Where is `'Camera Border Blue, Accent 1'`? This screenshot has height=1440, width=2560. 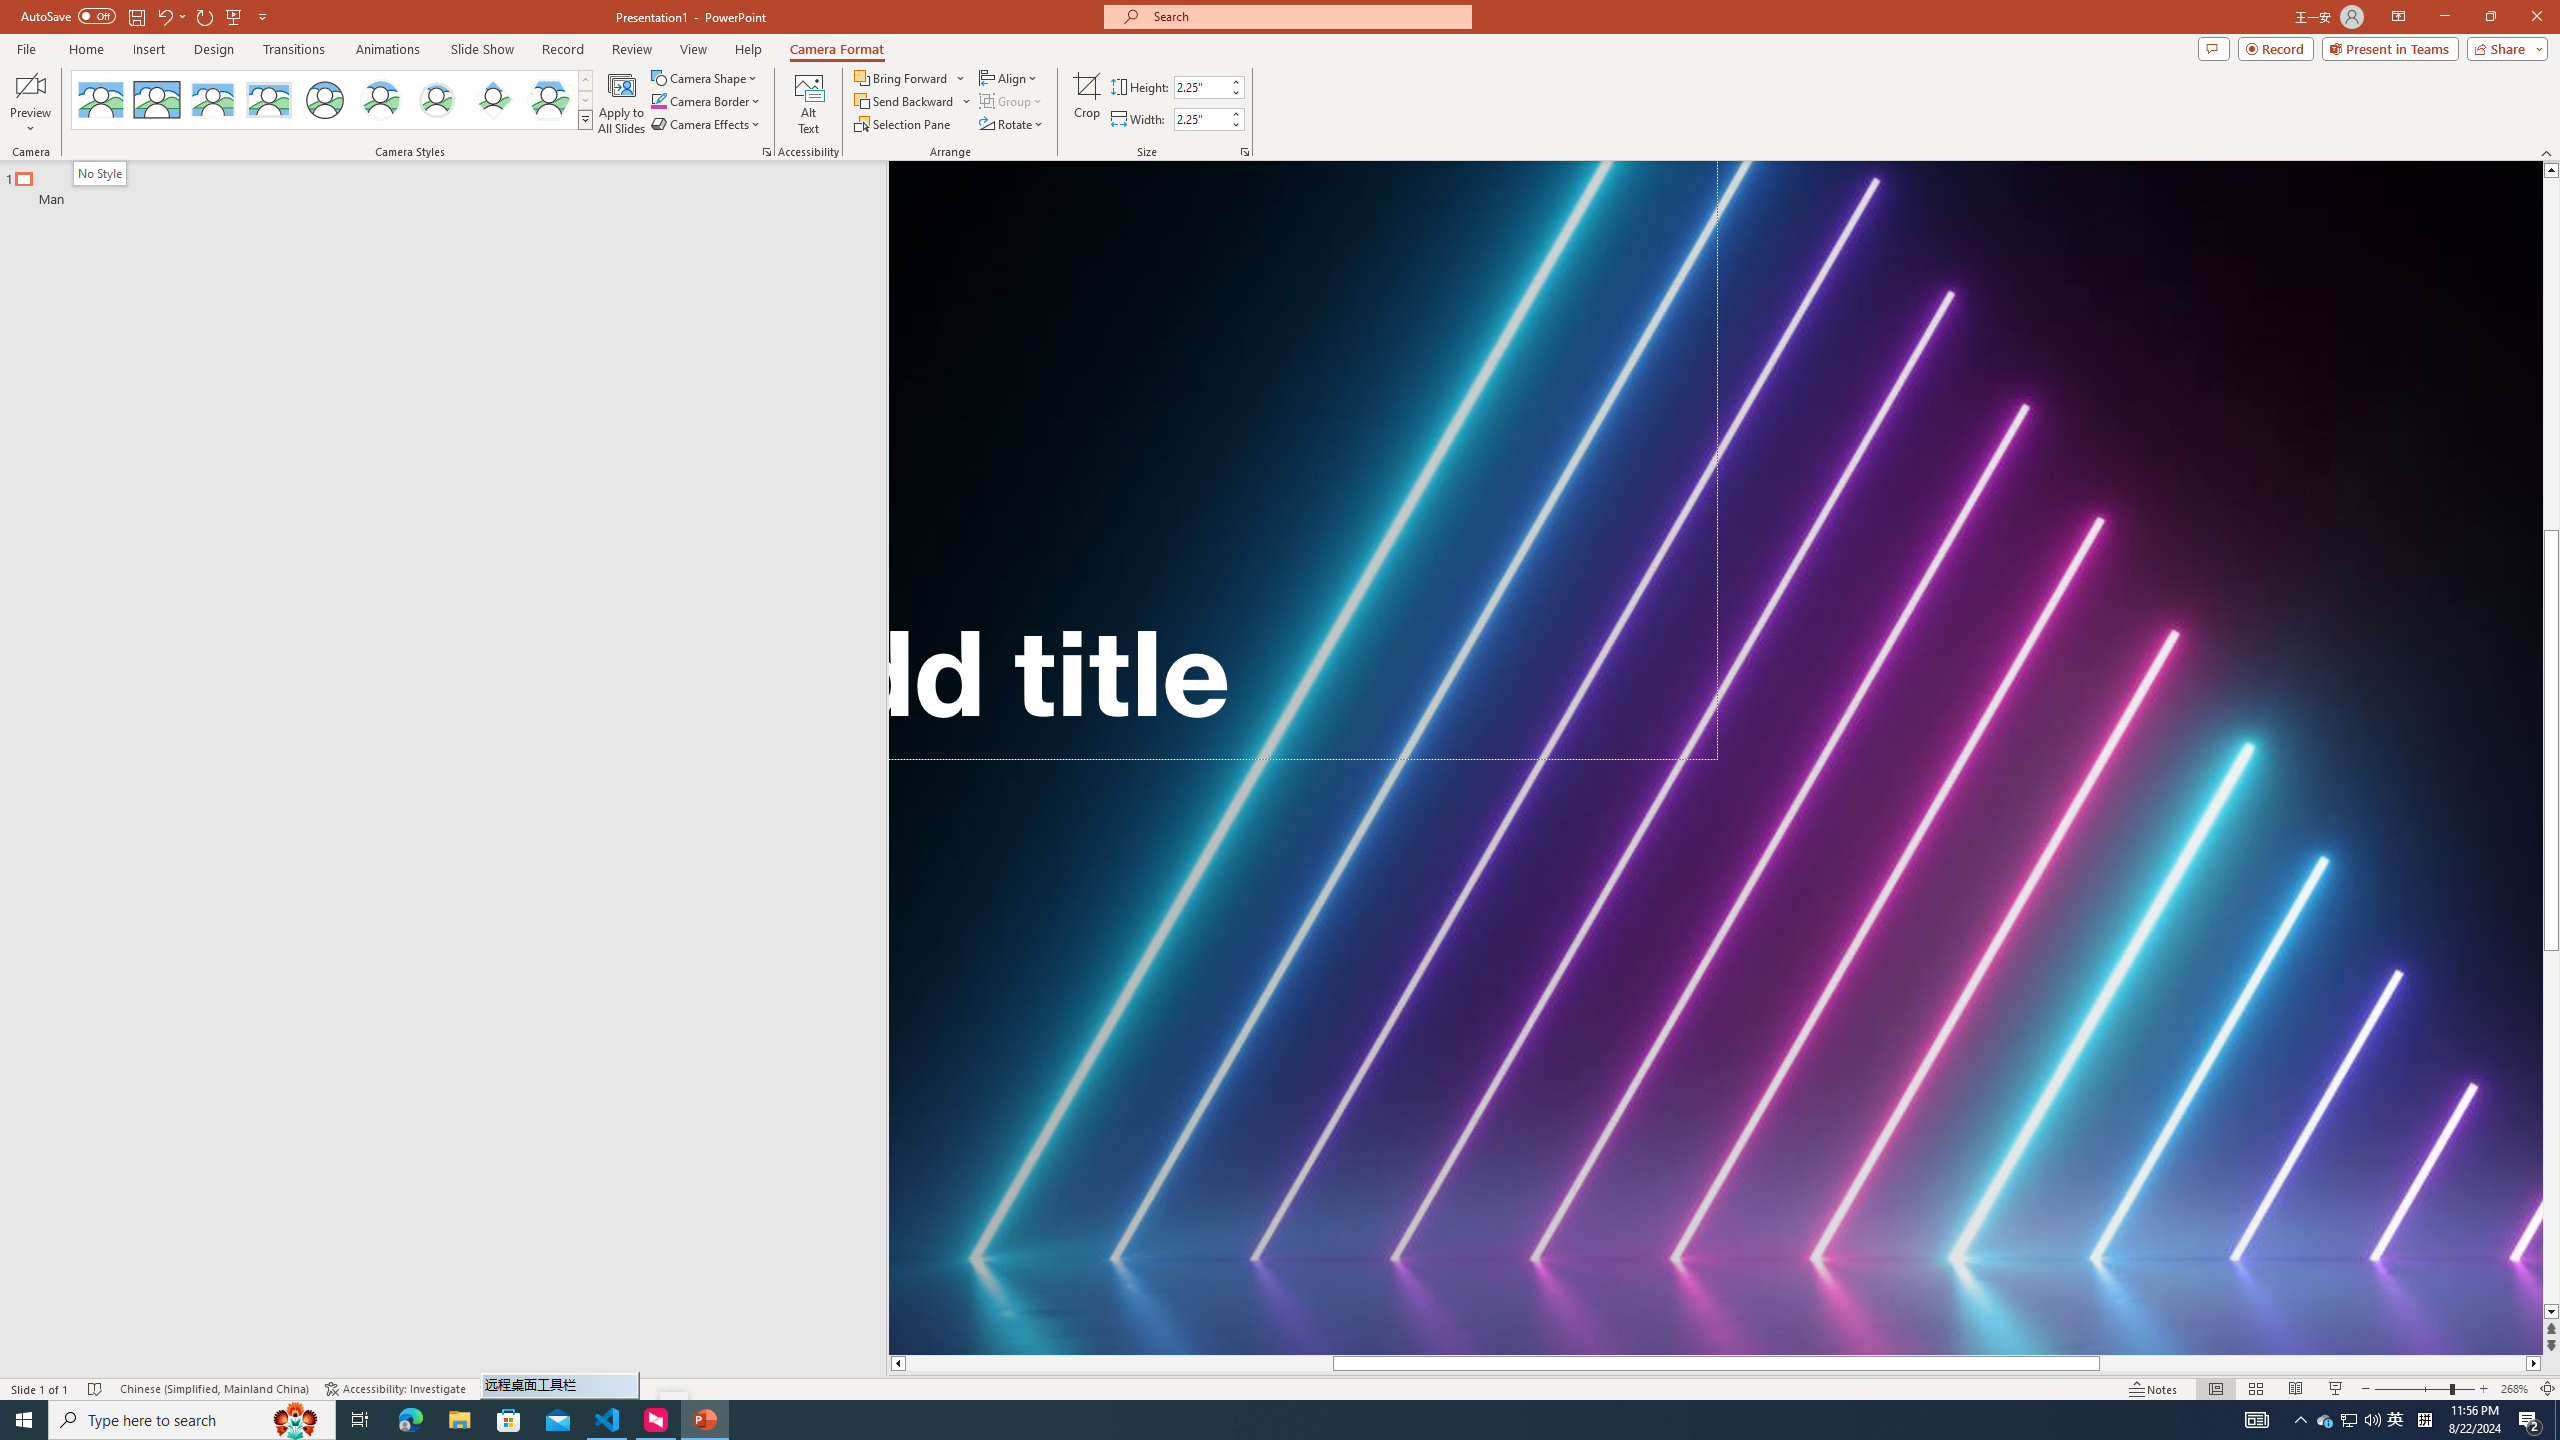
'Camera Border Blue, Accent 1' is located at coordinates (659, 99).